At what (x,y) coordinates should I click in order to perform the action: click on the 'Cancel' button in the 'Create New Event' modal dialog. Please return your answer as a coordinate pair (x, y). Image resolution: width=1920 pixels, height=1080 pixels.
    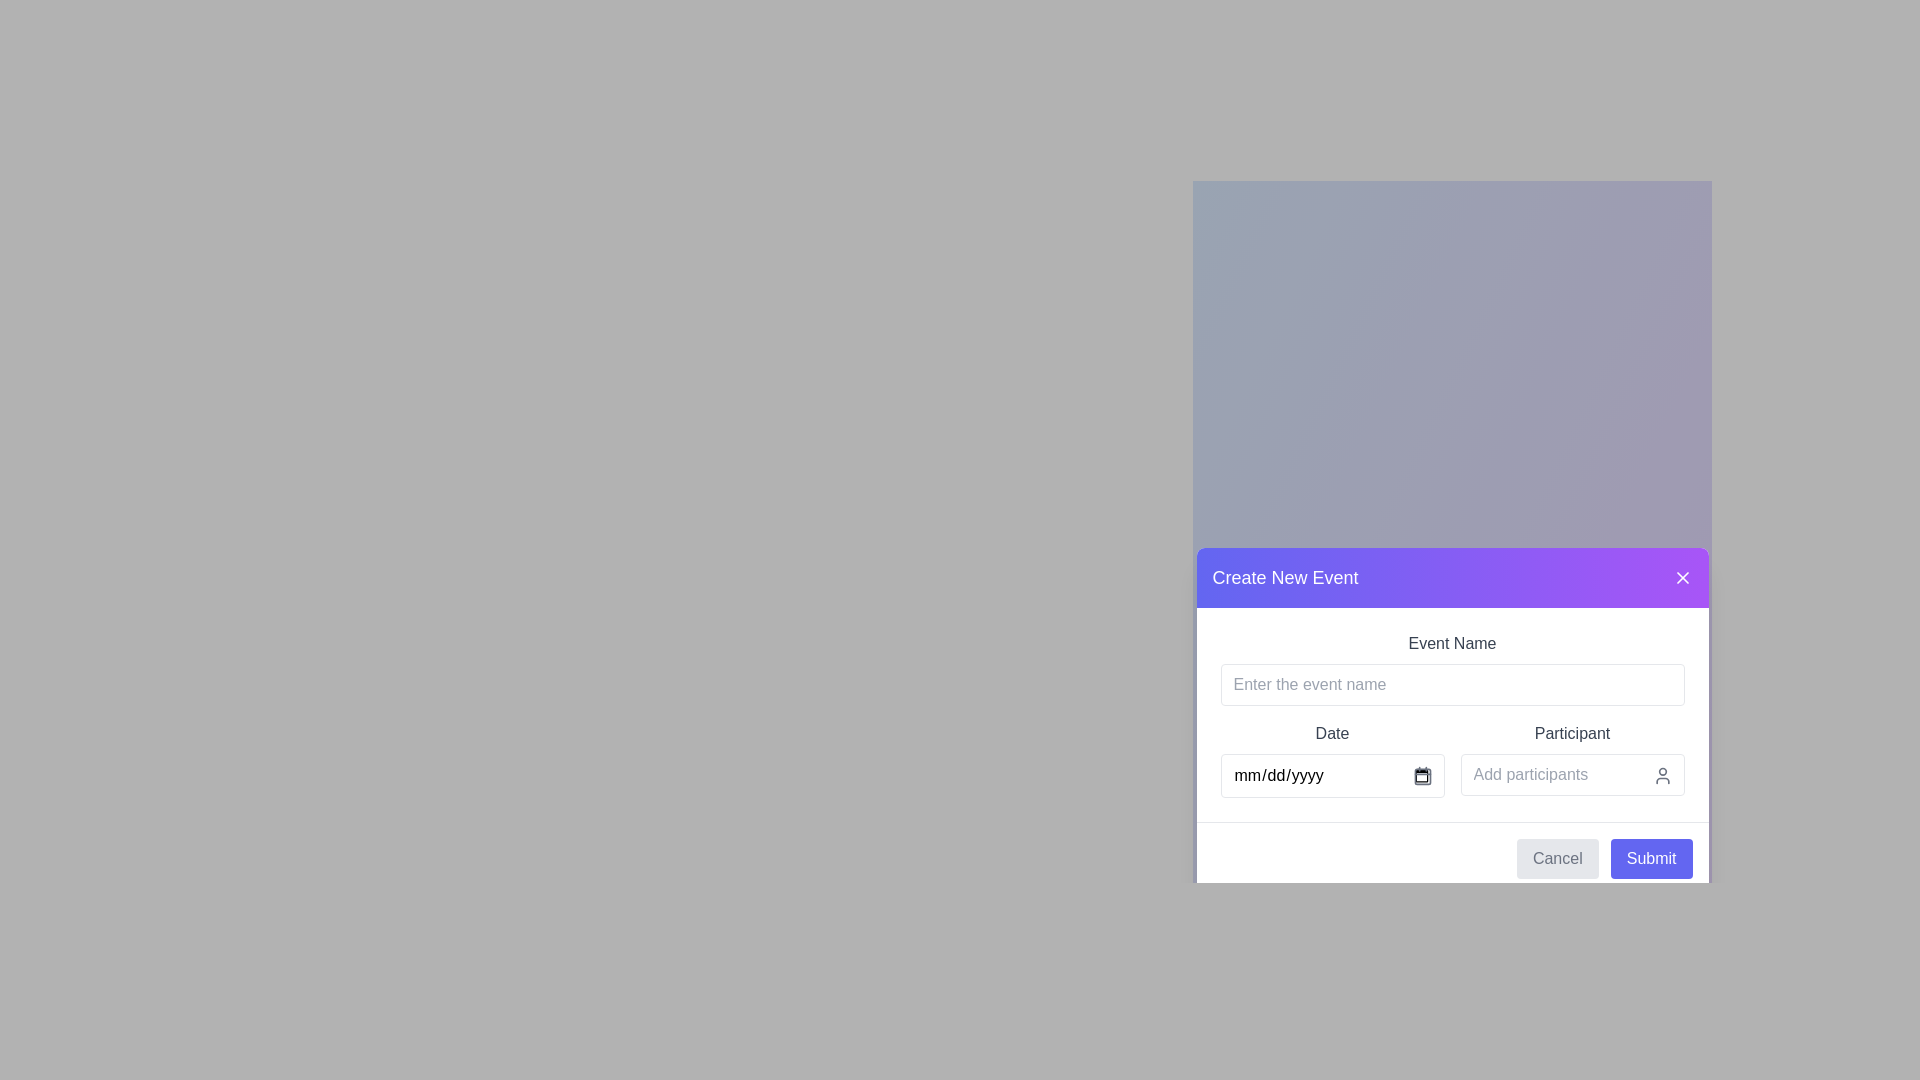
    Looking at the image, I should click on (1556, 857).